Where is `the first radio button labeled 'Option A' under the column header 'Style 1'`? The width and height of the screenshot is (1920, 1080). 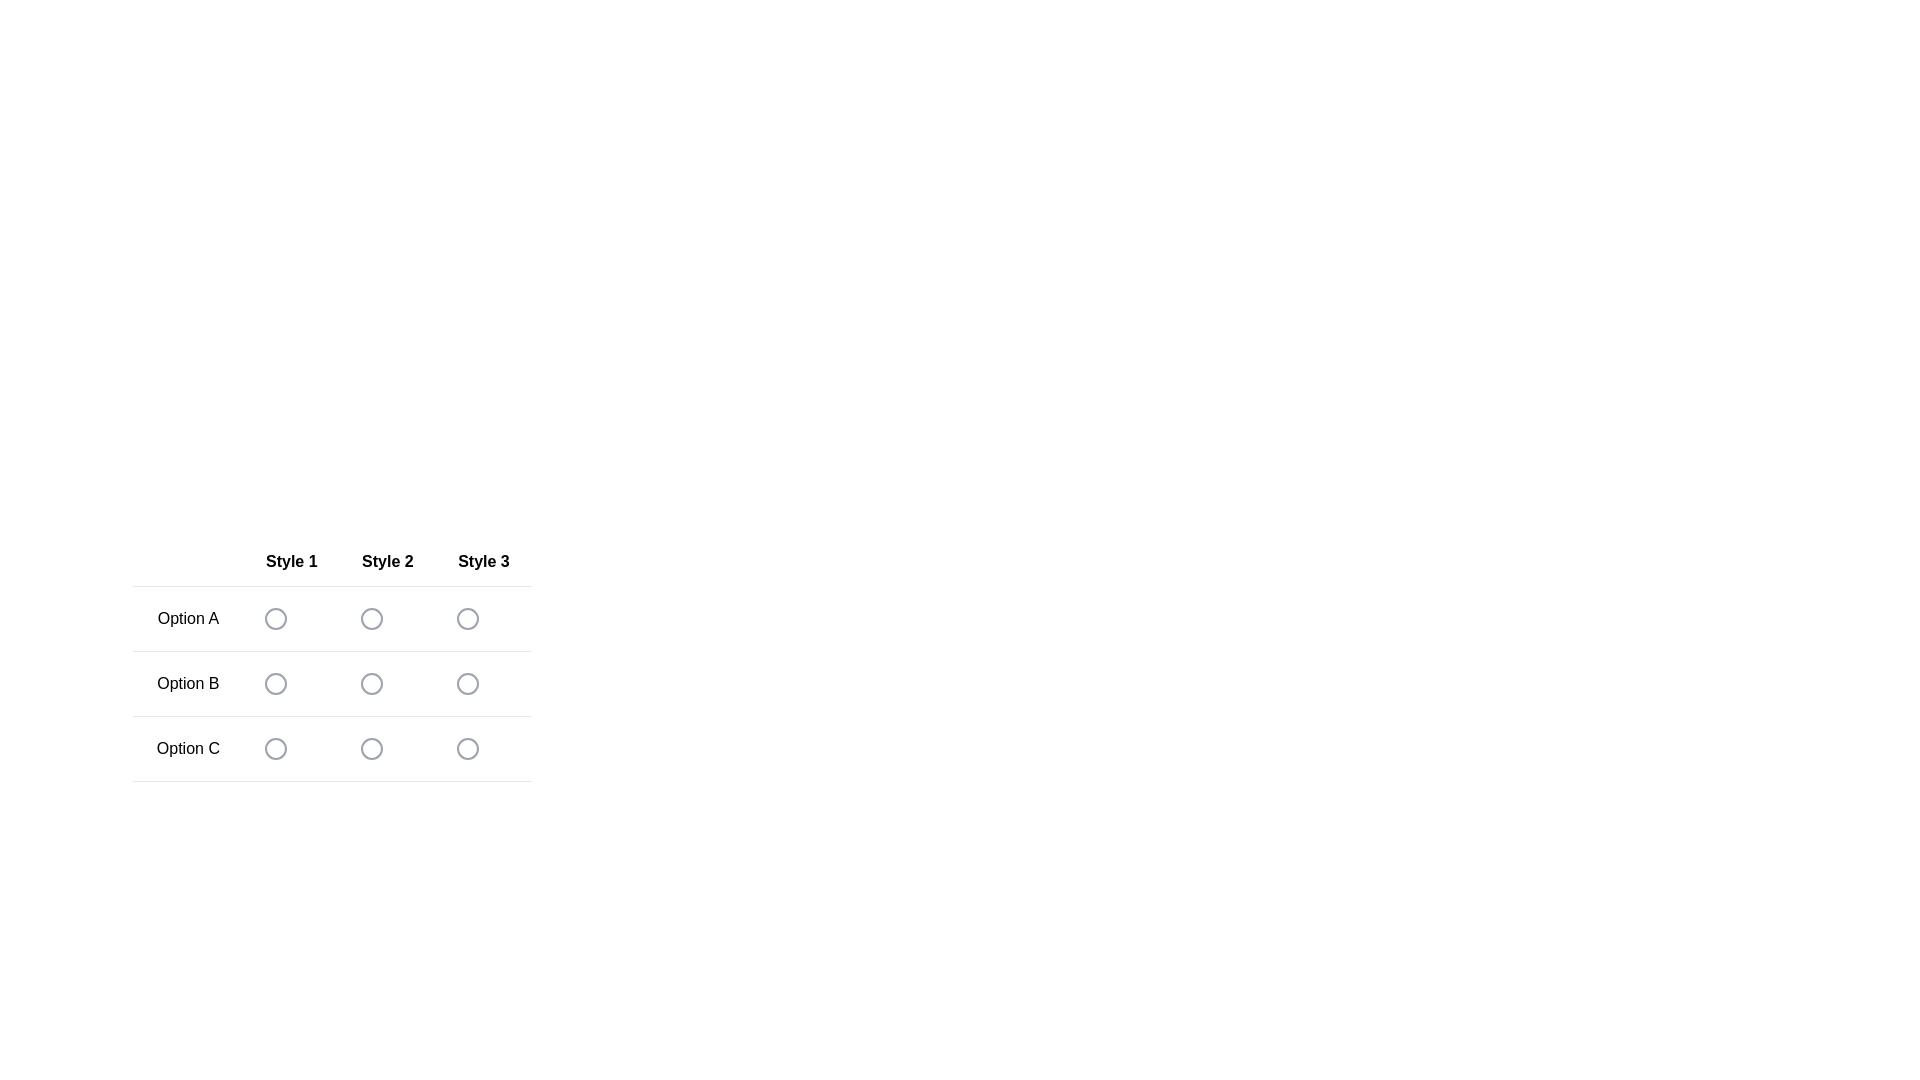 the first radio button labeled 'Option A' under the column header 'Style 1' is located at coordinates (274, 617).